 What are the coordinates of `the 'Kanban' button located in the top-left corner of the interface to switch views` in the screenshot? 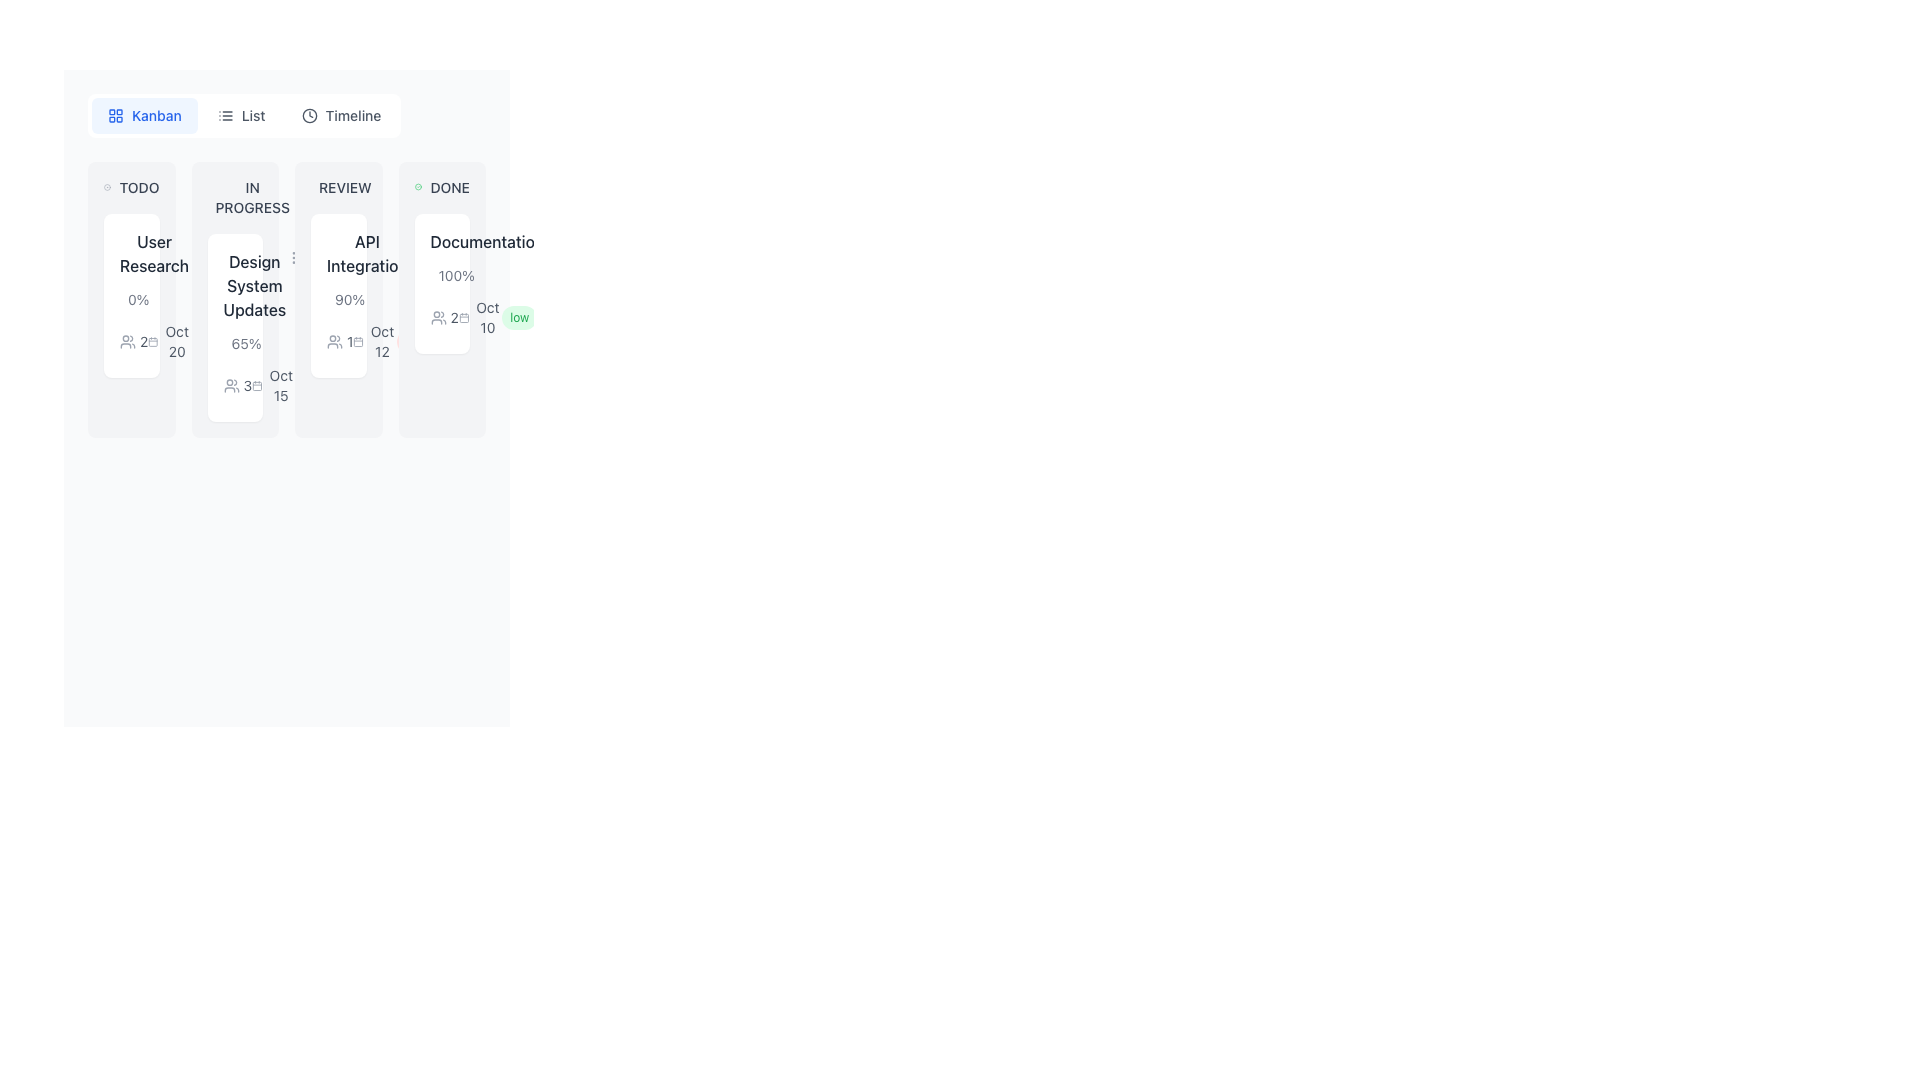 It's located at (143, 115).